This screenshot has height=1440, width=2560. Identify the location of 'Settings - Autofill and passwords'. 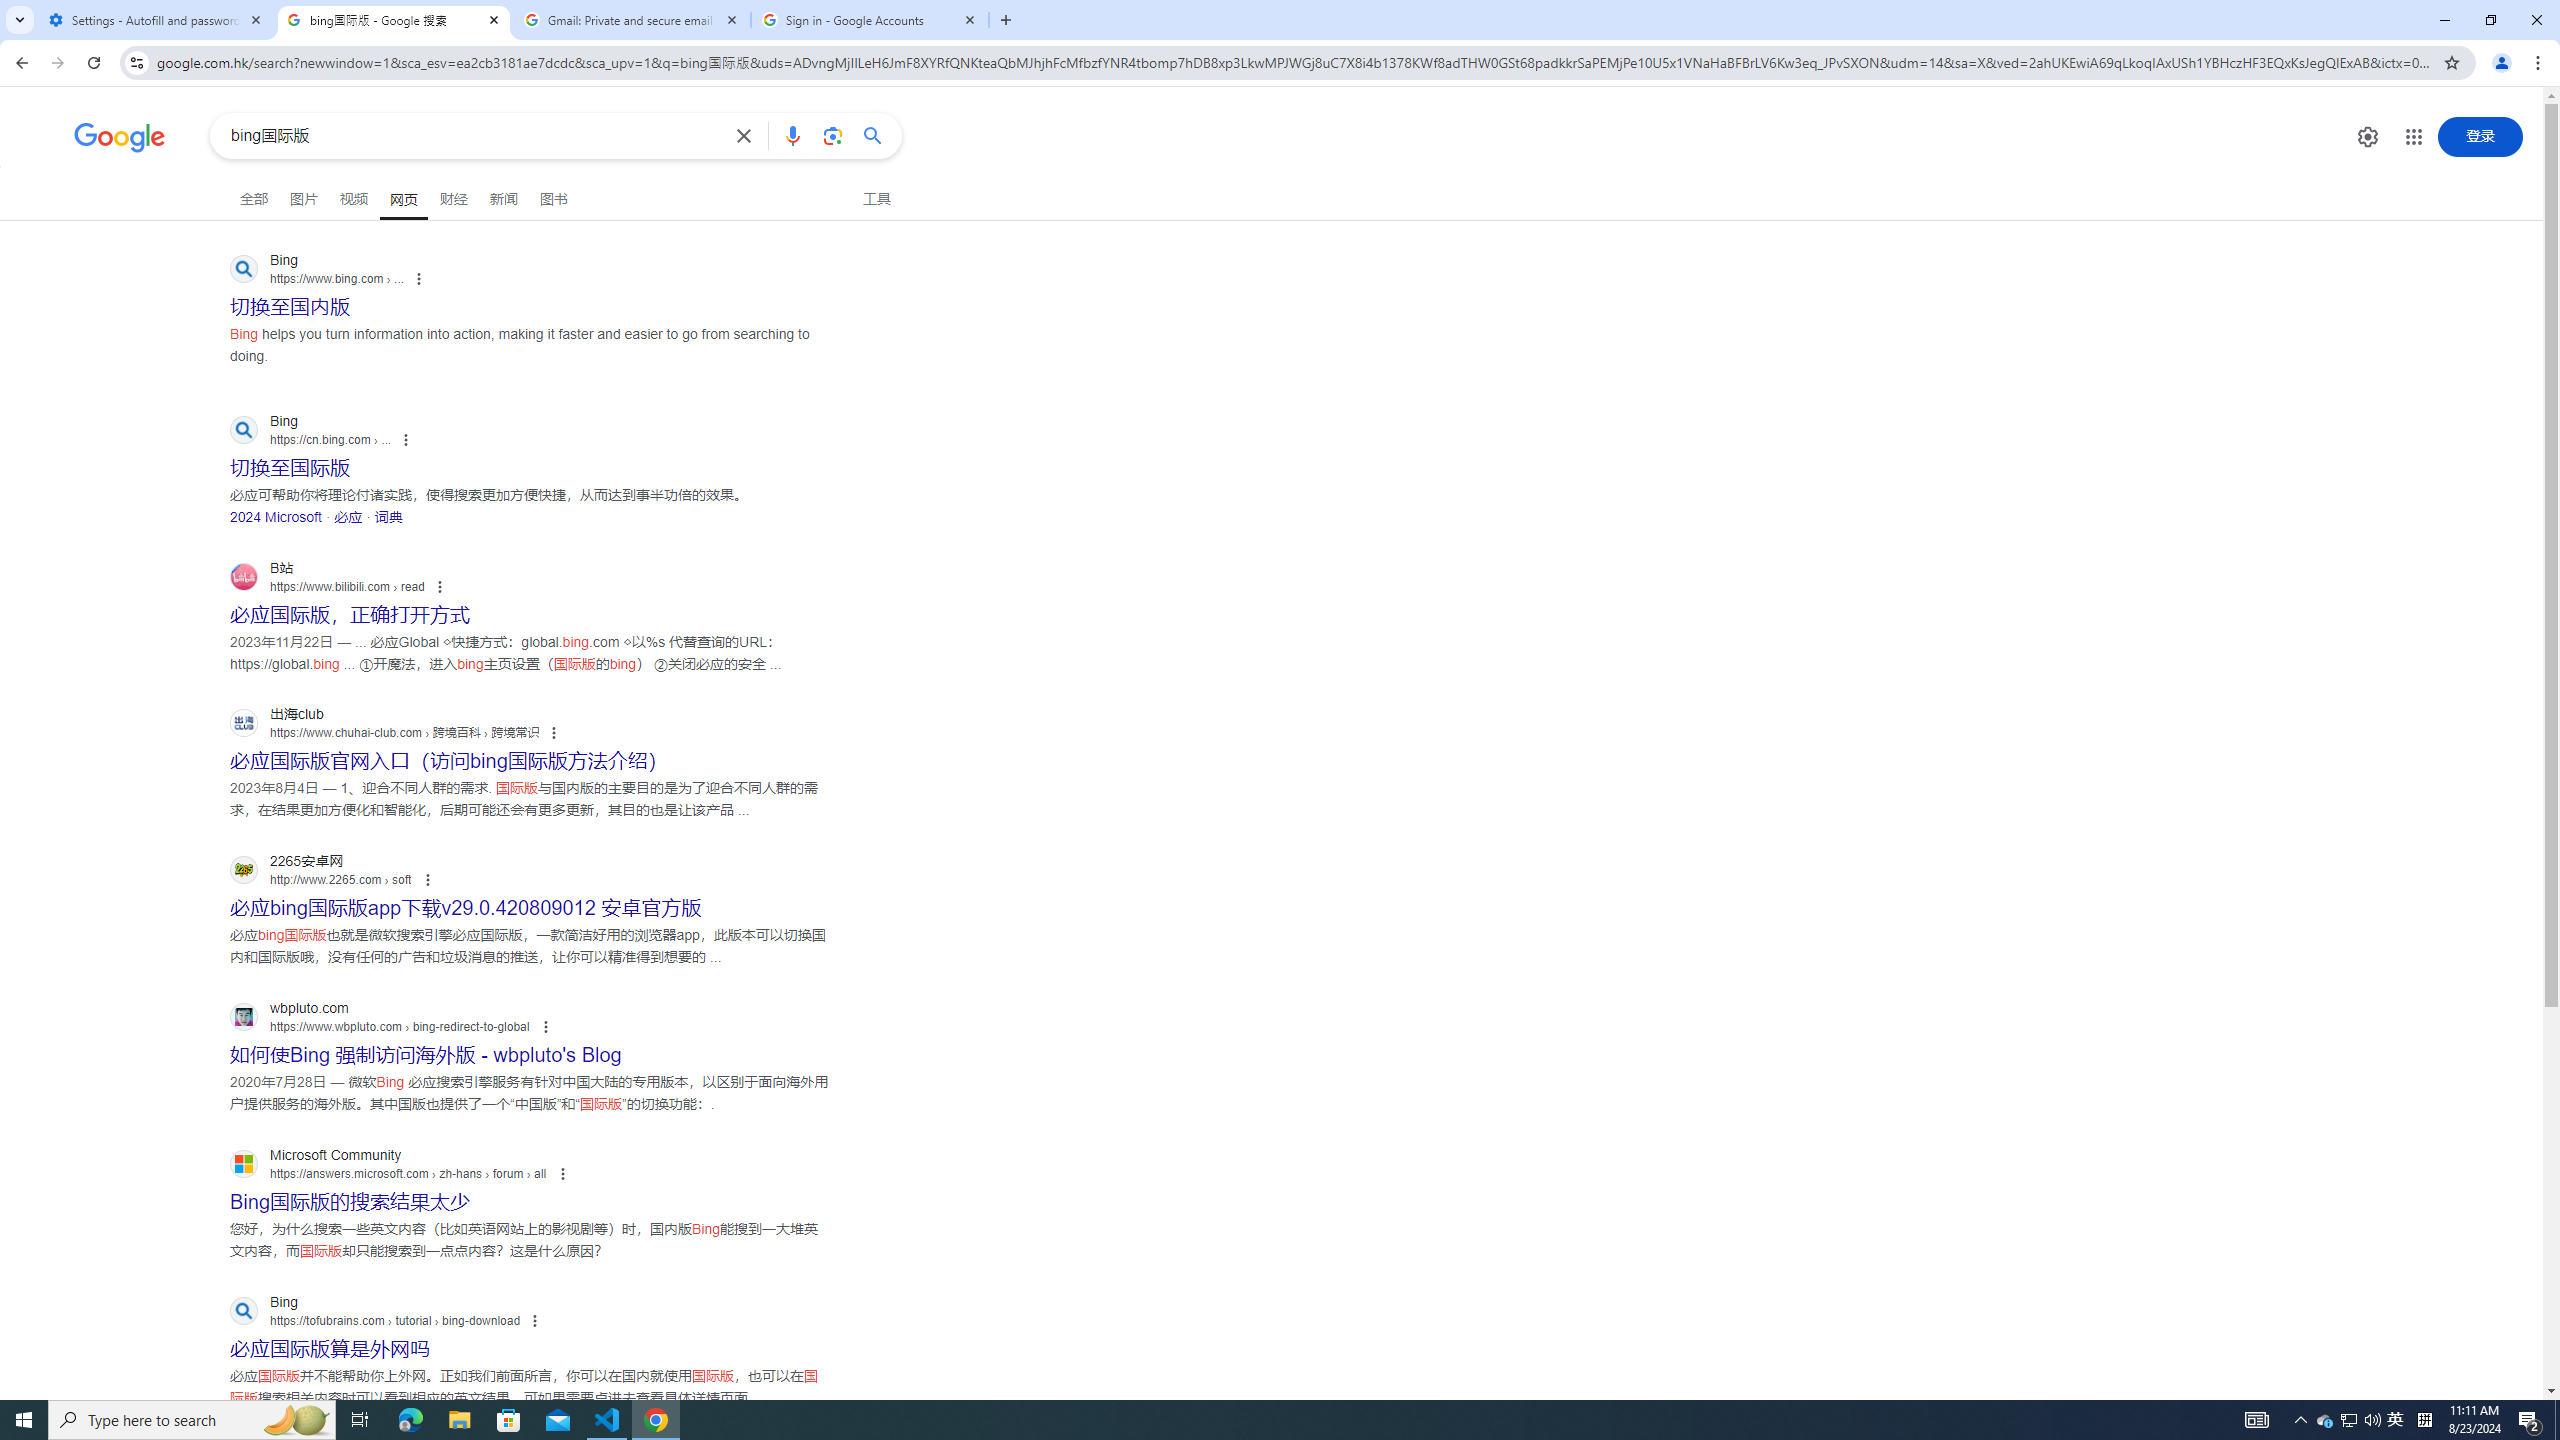
(155, 19).